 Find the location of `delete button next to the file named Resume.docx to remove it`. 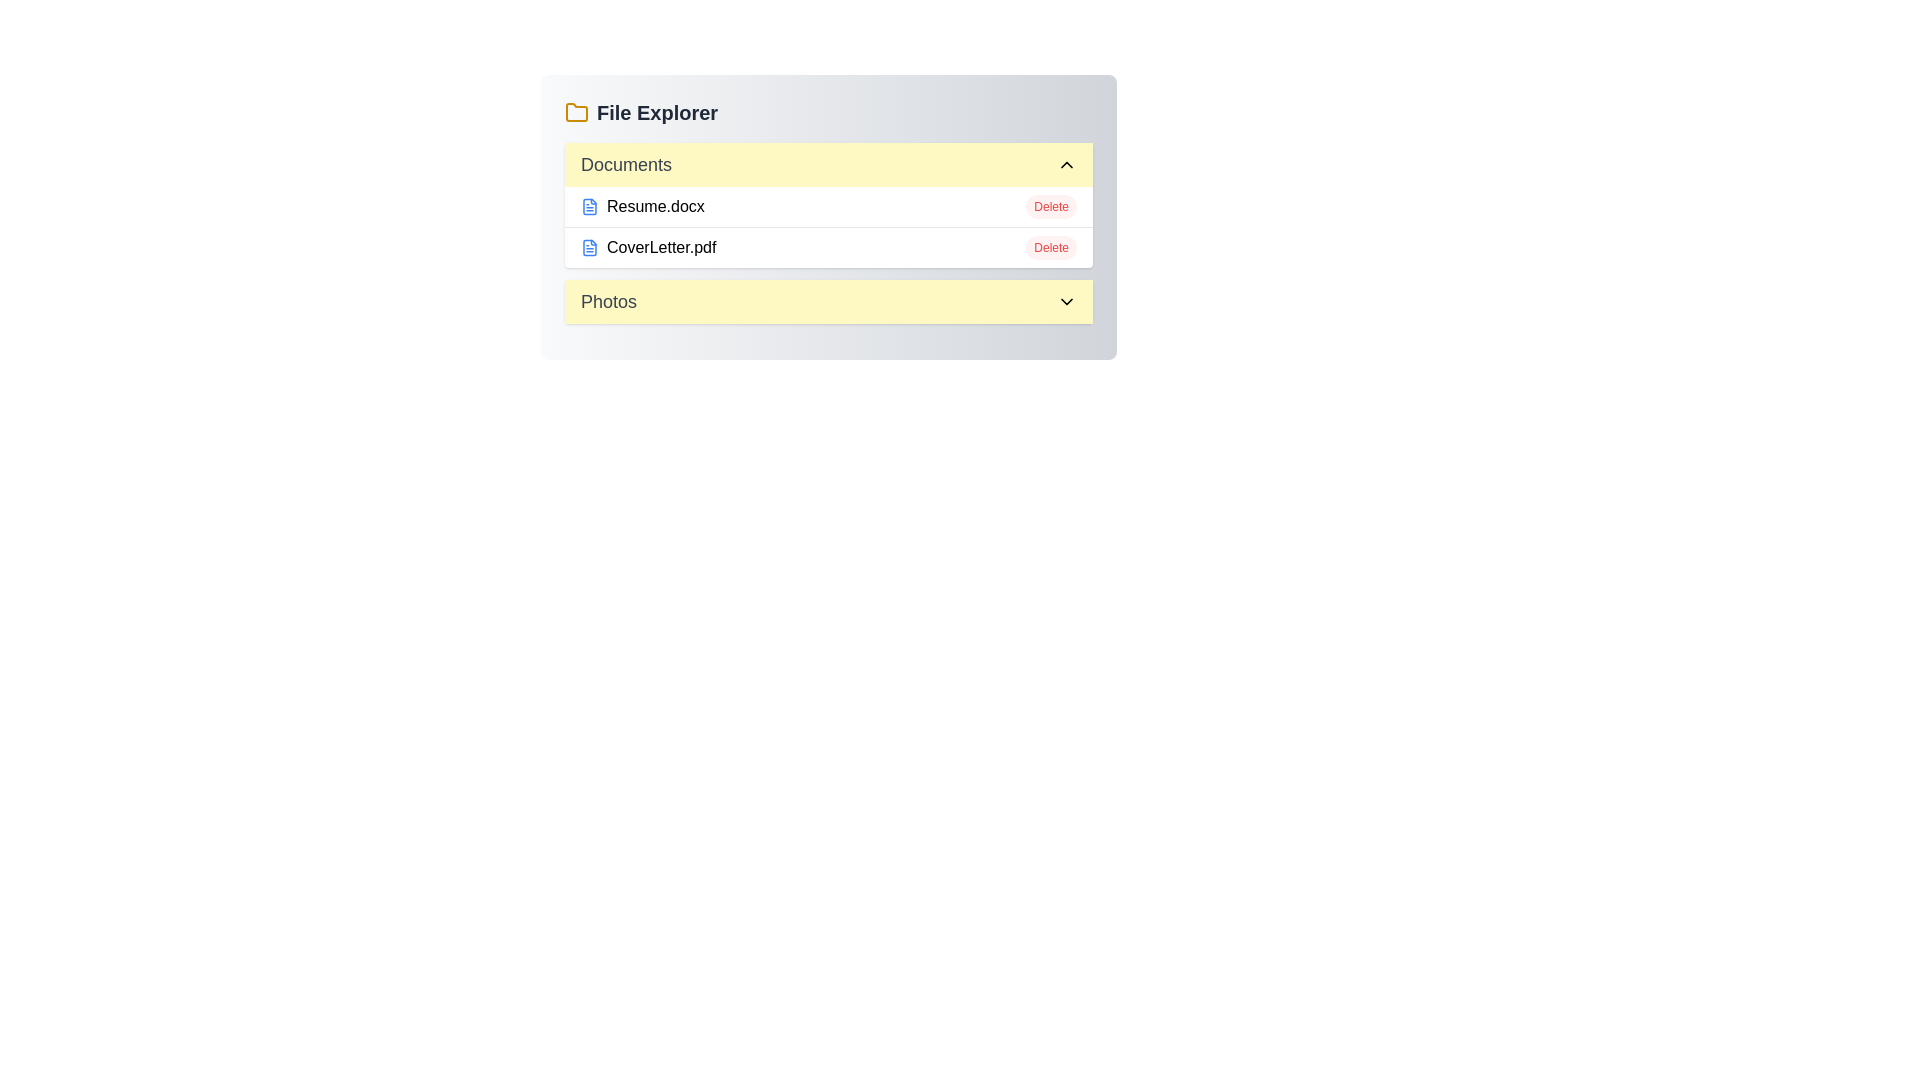

delete button next to the file named Resume.docx to remove it is located at coordinates (1050, 207).